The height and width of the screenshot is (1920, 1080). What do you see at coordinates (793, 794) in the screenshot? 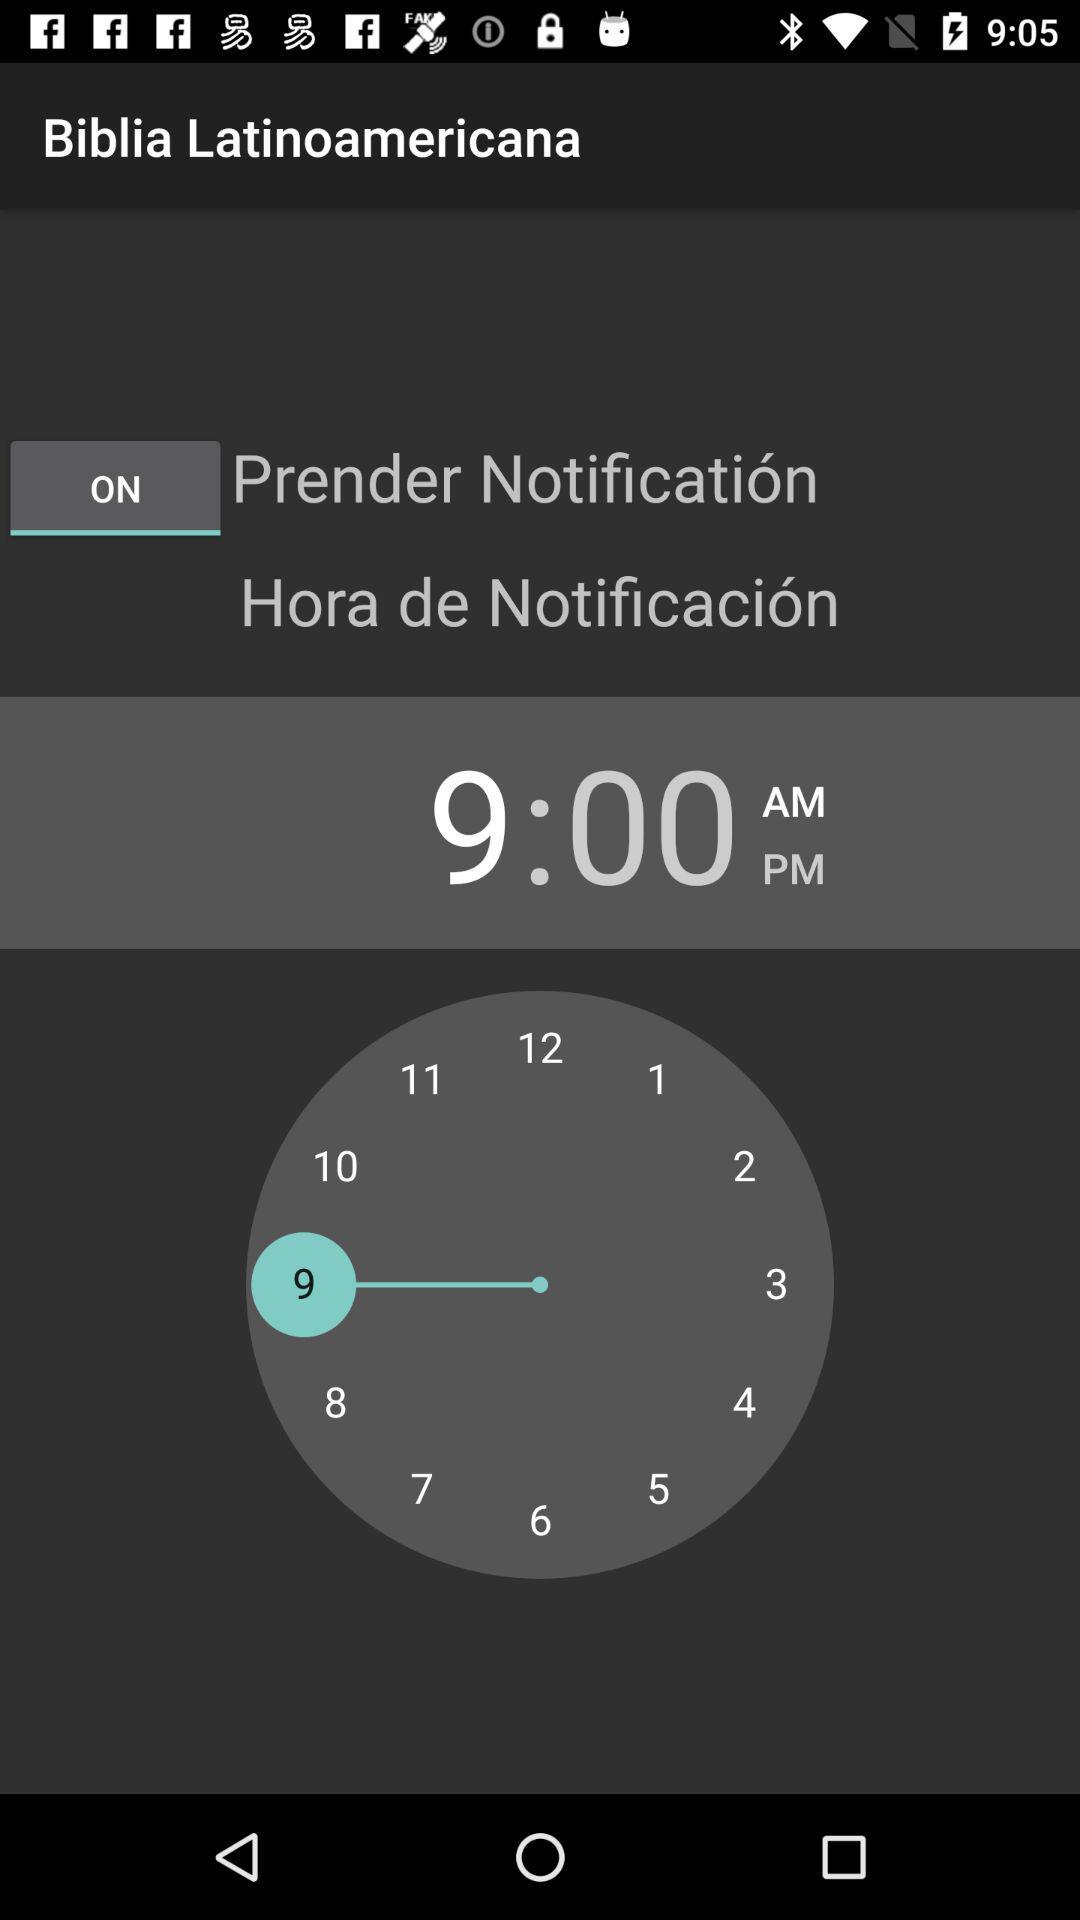
I see `the item above pm checkbox` at bounding box center [793, 794].